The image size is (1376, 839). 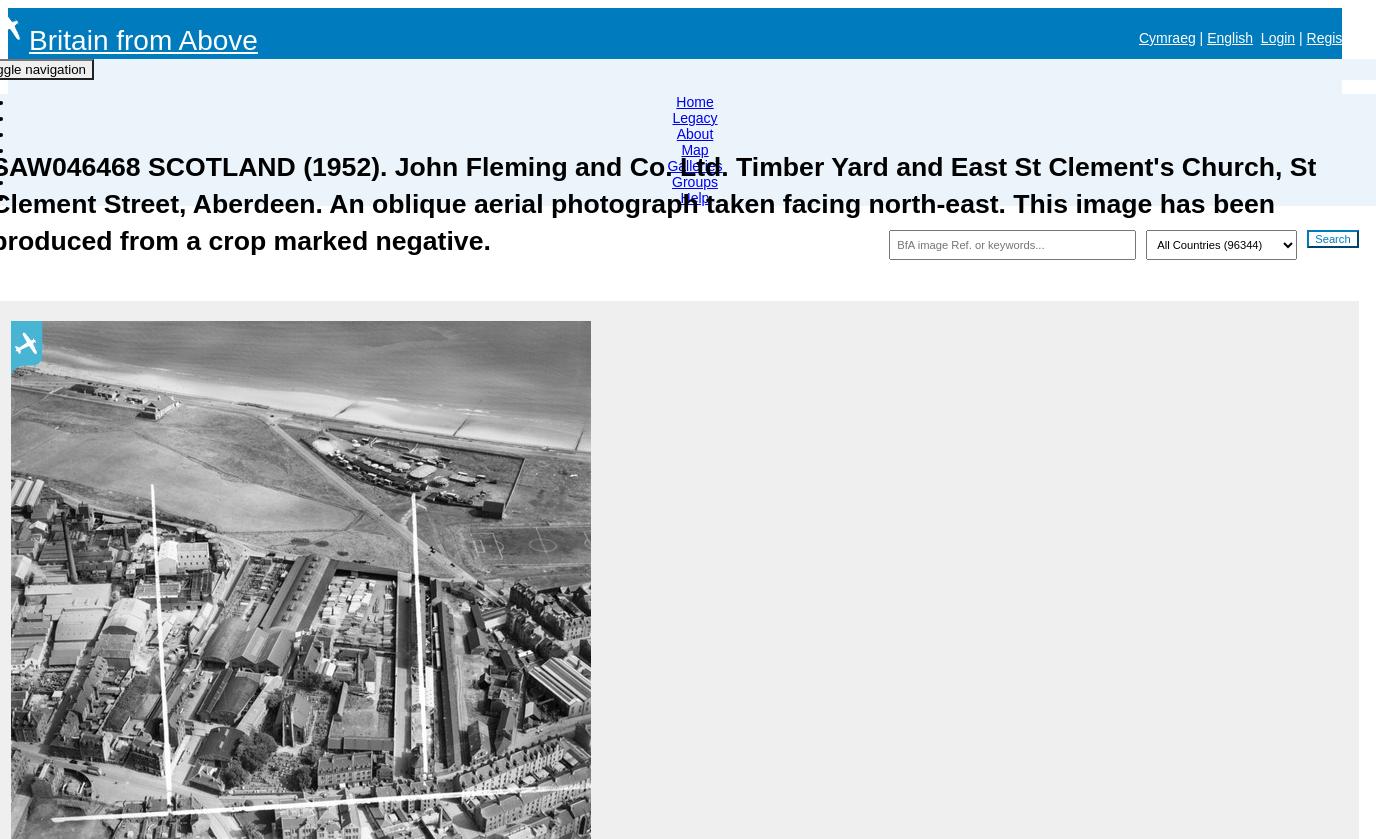 I want to click on 'Britain from Above', so click(x=141, y=40).